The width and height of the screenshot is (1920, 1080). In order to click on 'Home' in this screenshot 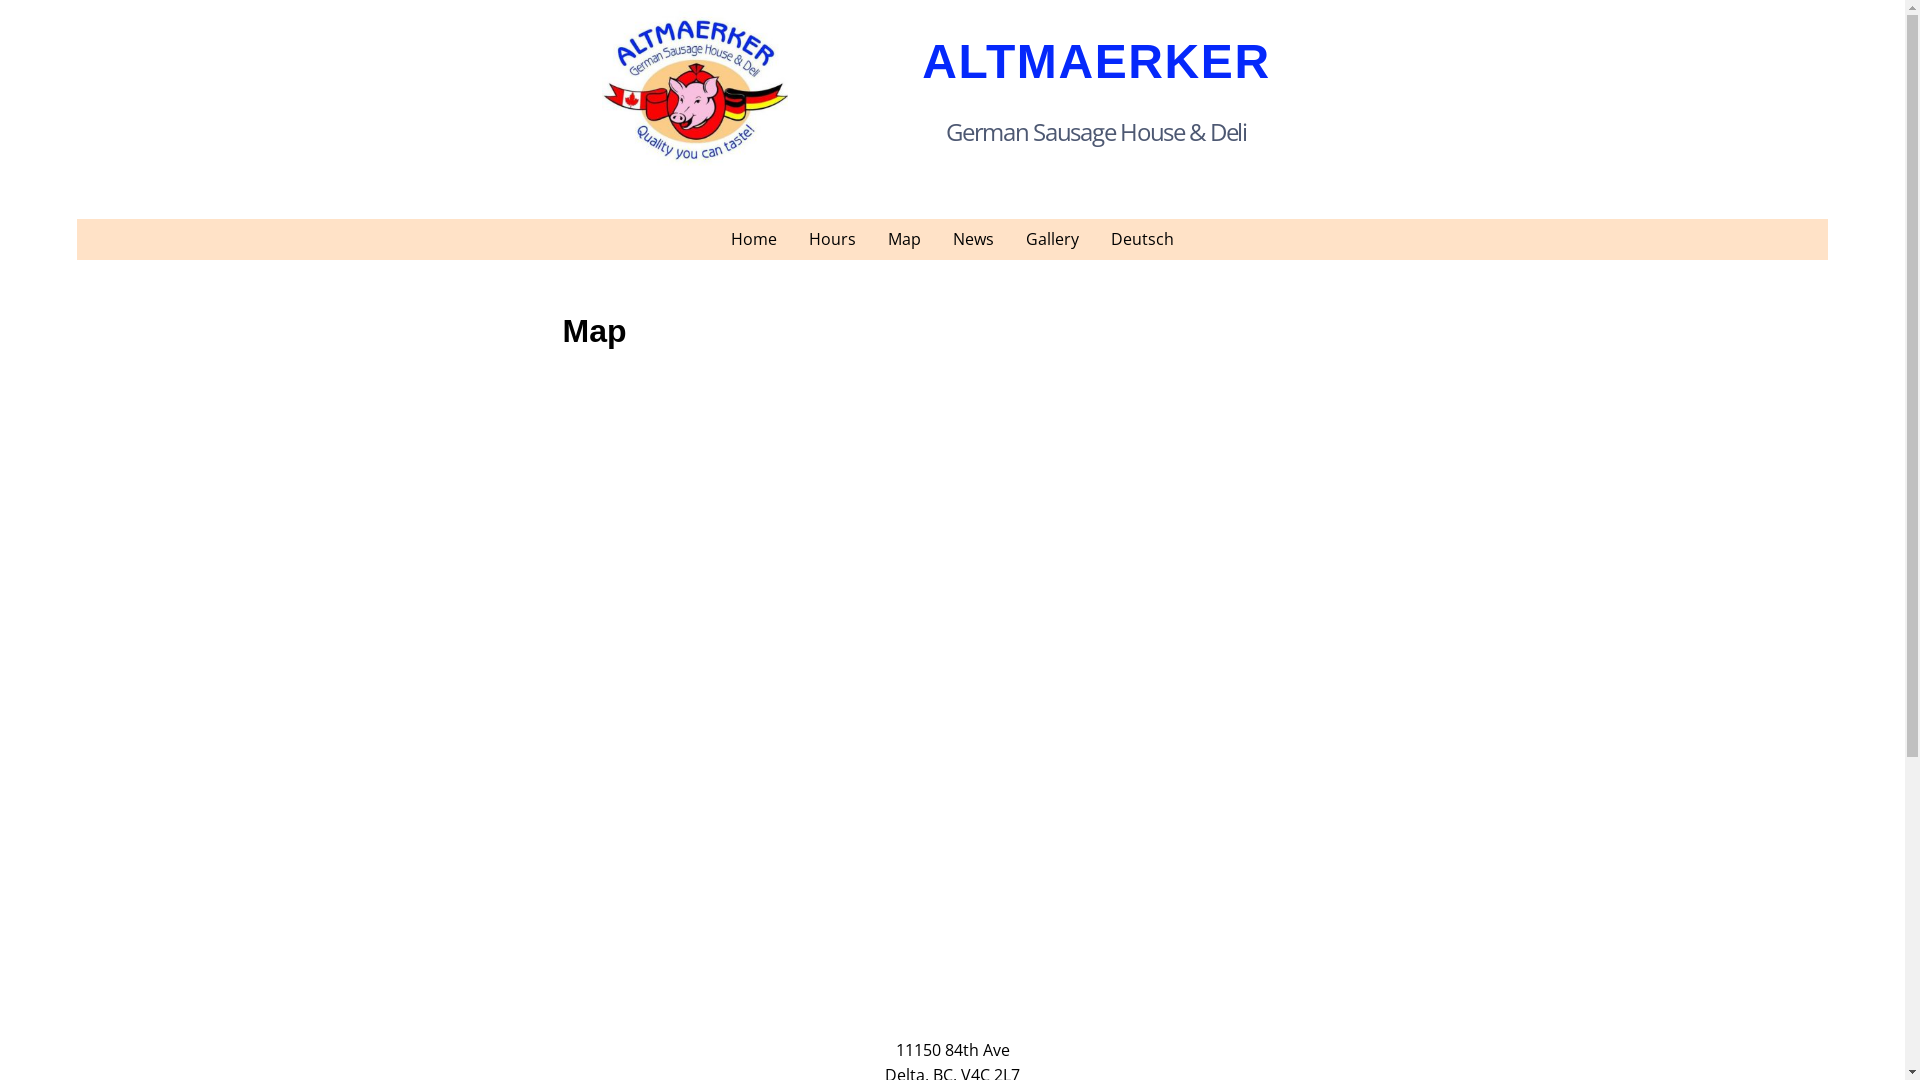, I will do `click(752, 238)`.